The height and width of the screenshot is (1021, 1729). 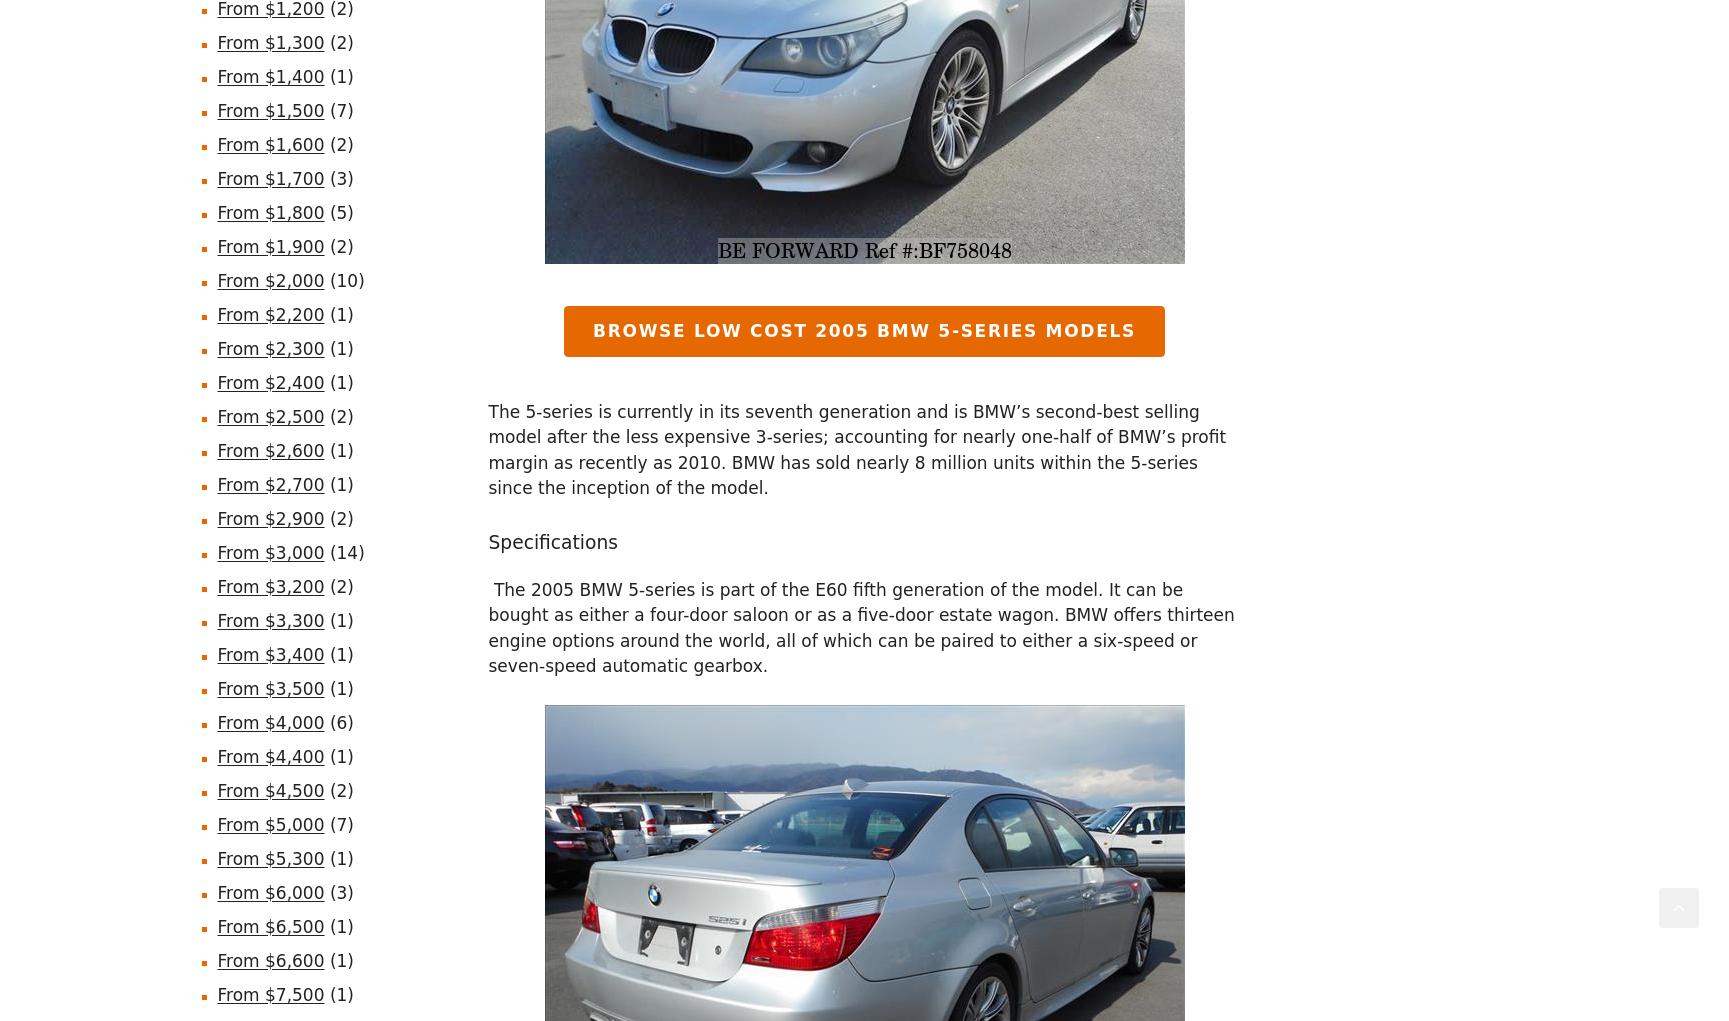 What do you see at coordinates (215, 211) in the screenshot?
I see `'From $1,800'` at bounding box center [215, 211].